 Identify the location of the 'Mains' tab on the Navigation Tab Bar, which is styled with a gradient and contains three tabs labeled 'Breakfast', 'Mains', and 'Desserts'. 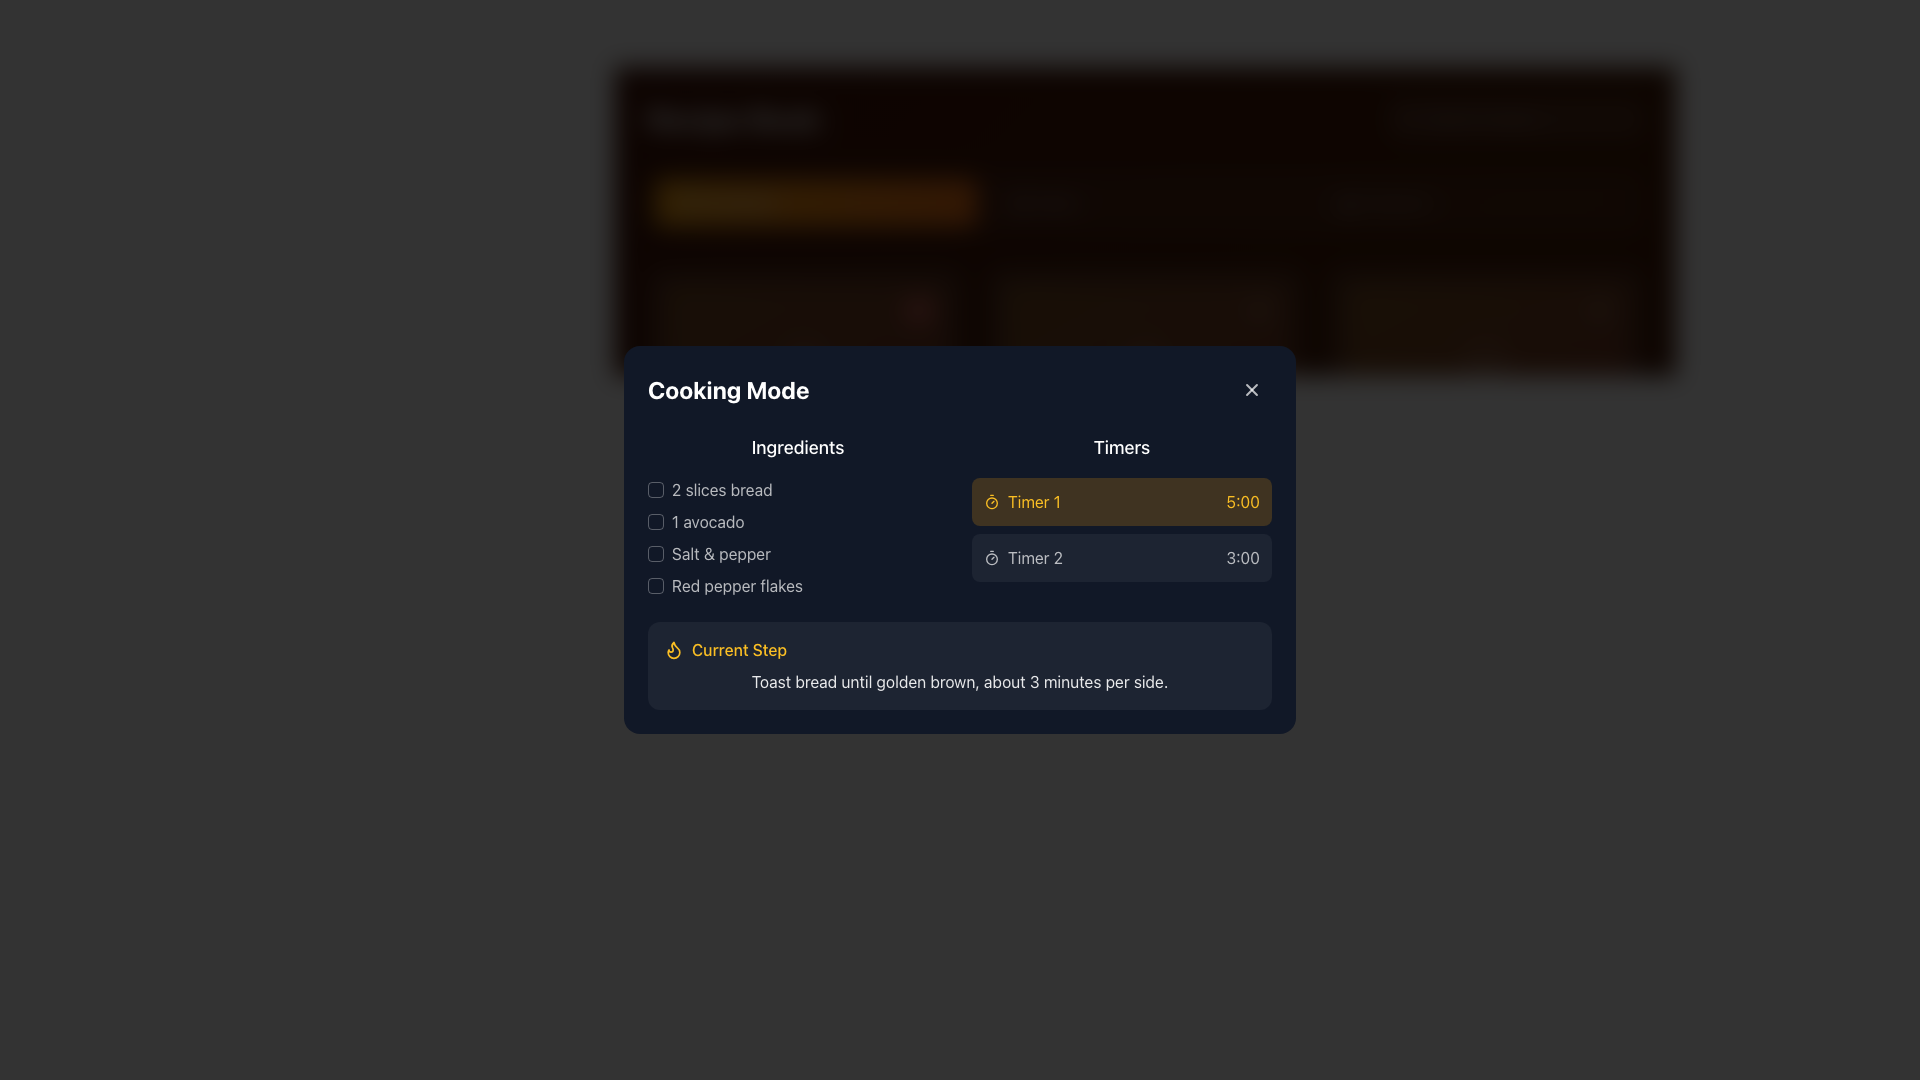
(1145, 203).